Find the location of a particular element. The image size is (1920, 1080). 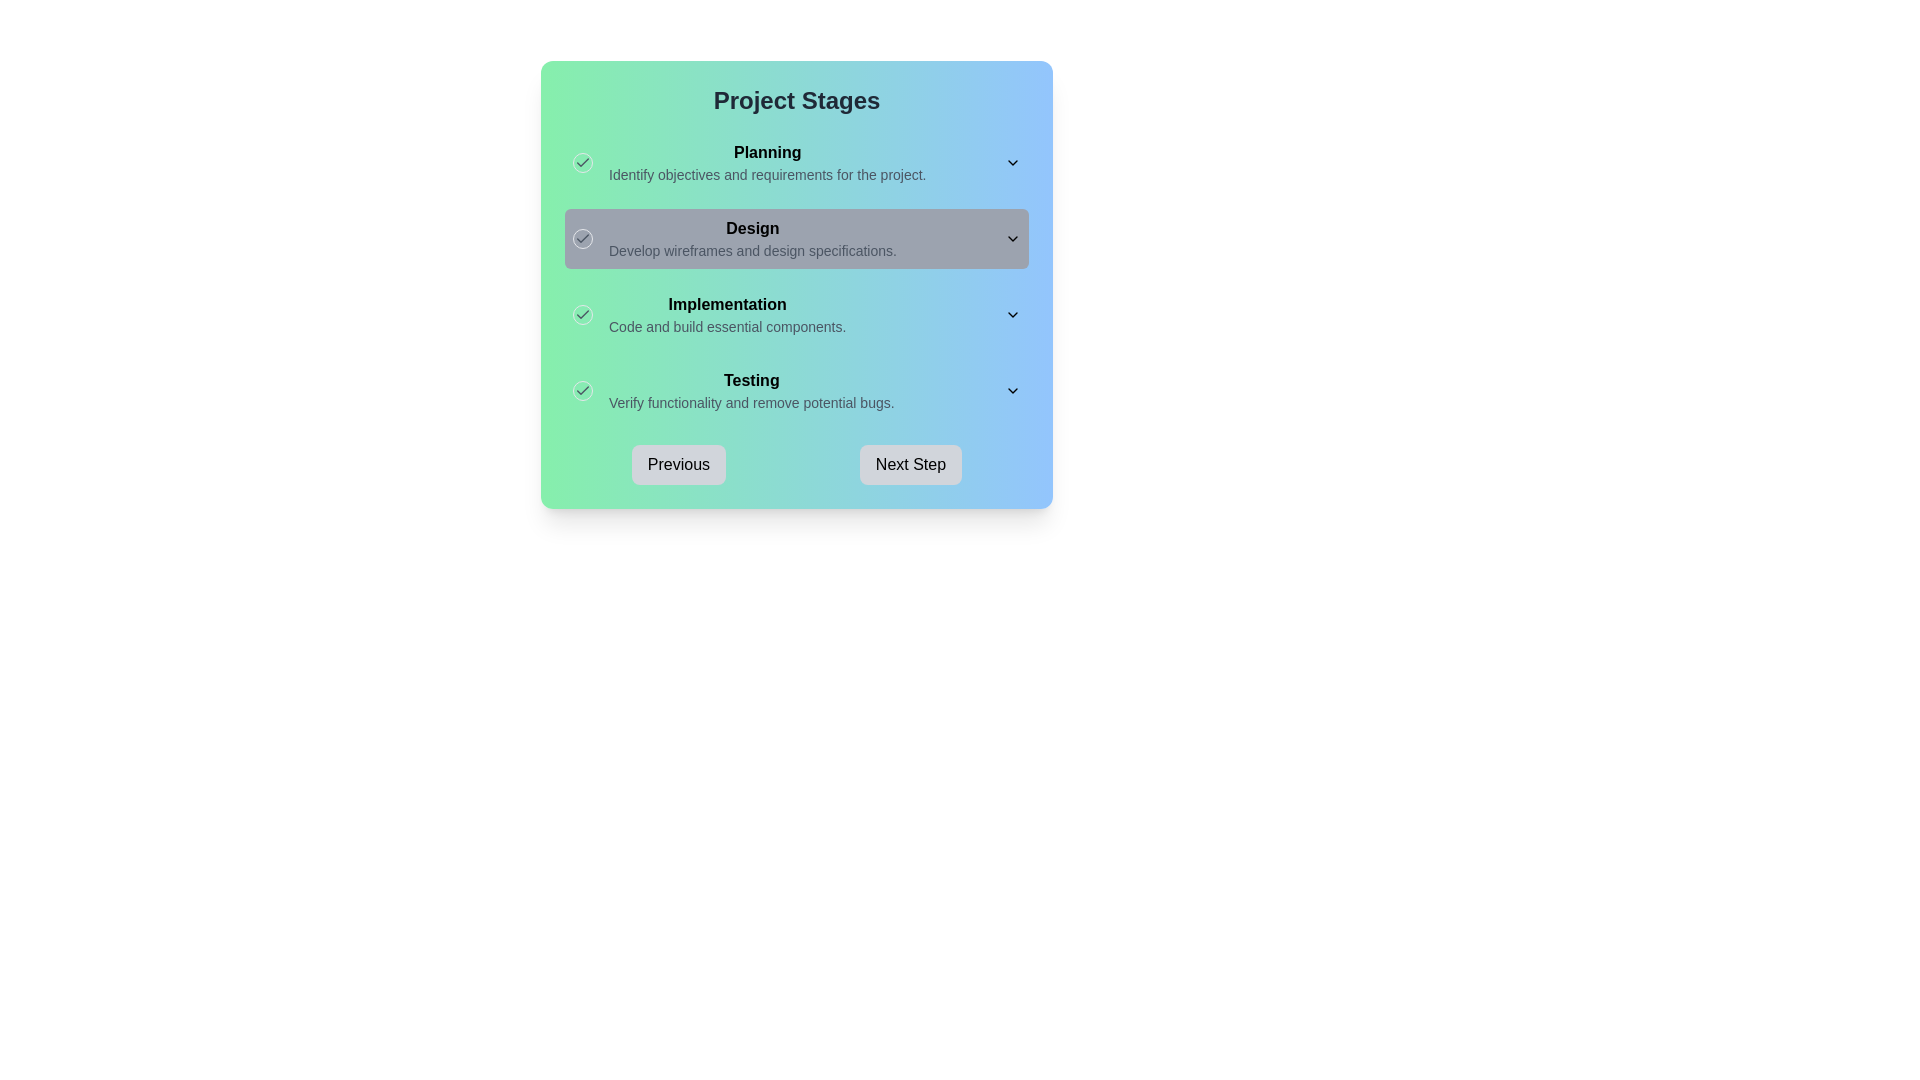

the text block with hierarchical styling that serves as a descriptor for a stage in the project process, located at the top-left portion of the card interface is located at coordinates (766, 161).